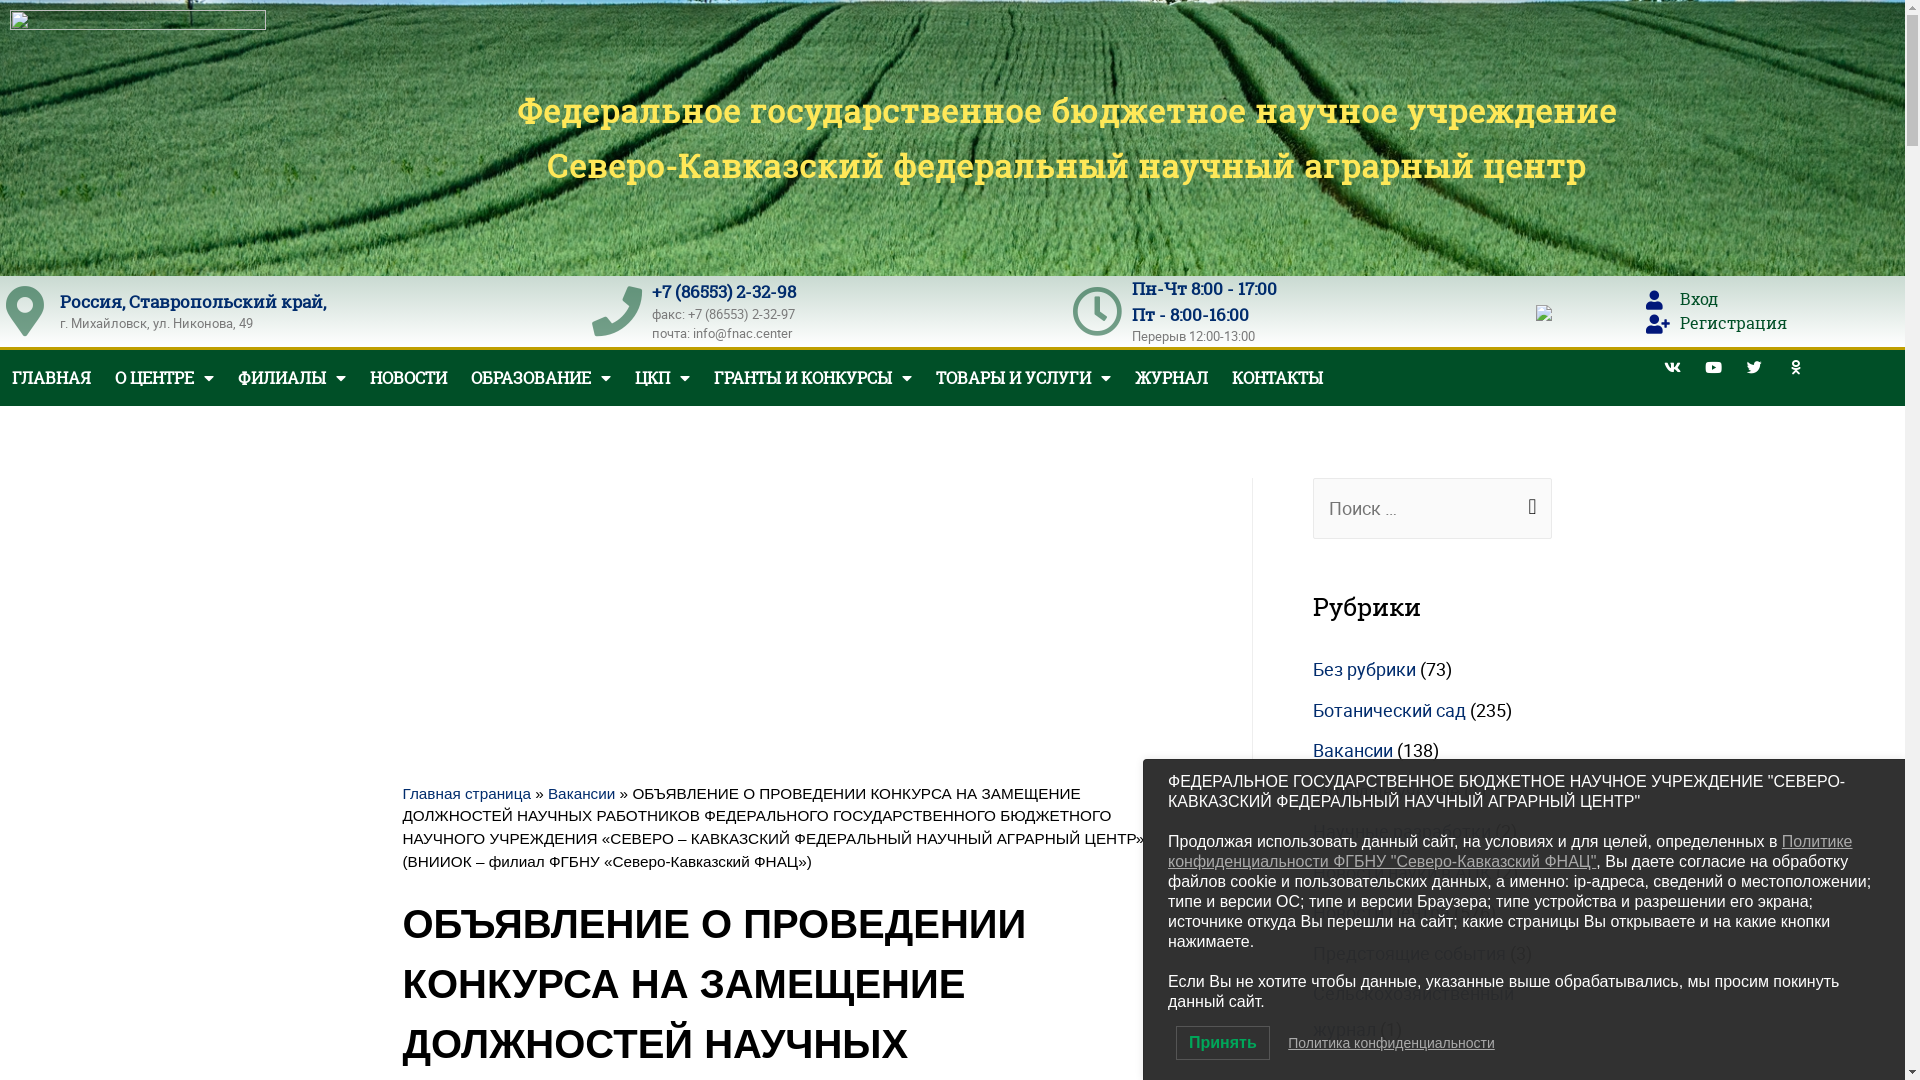  I want to click on '+7 (86553) 2-32-9', so click(719, 291).